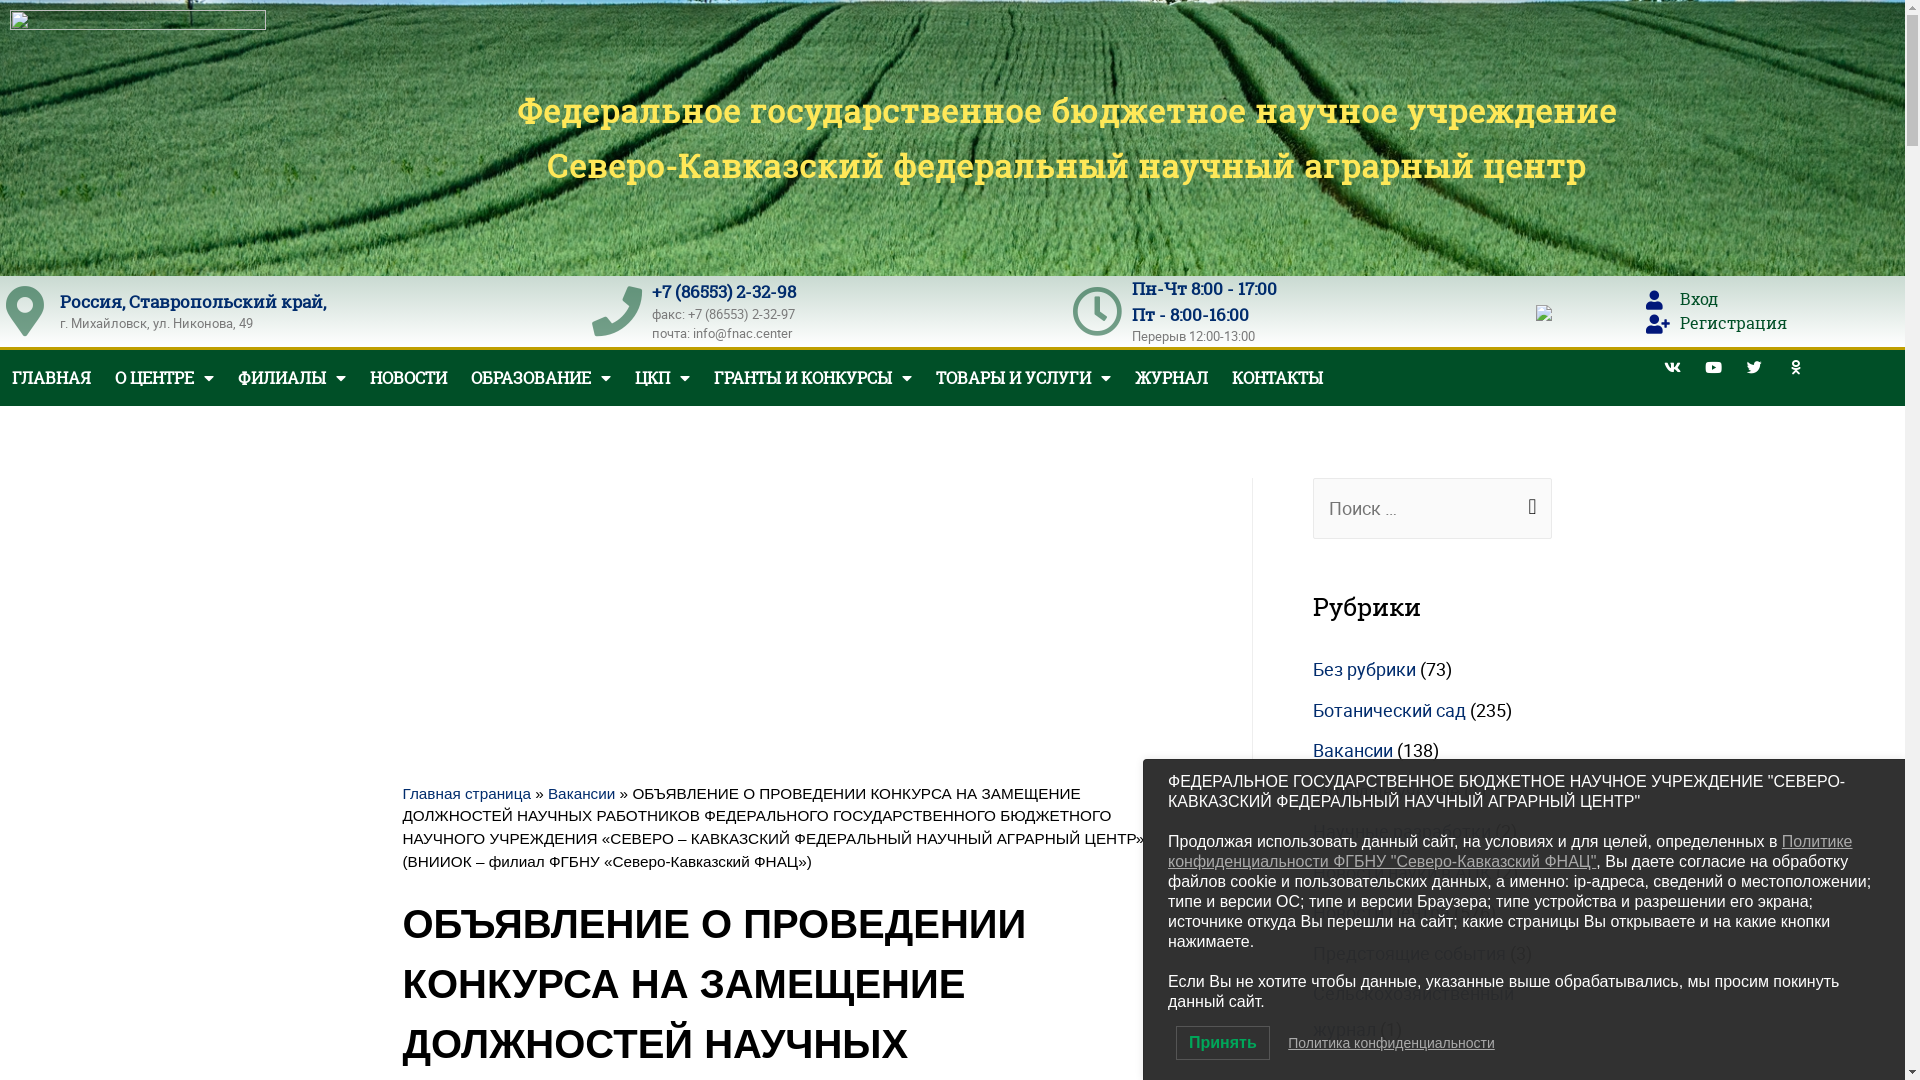  I want to click on '+7 (86553) 2-32-9', so click(719, 291).